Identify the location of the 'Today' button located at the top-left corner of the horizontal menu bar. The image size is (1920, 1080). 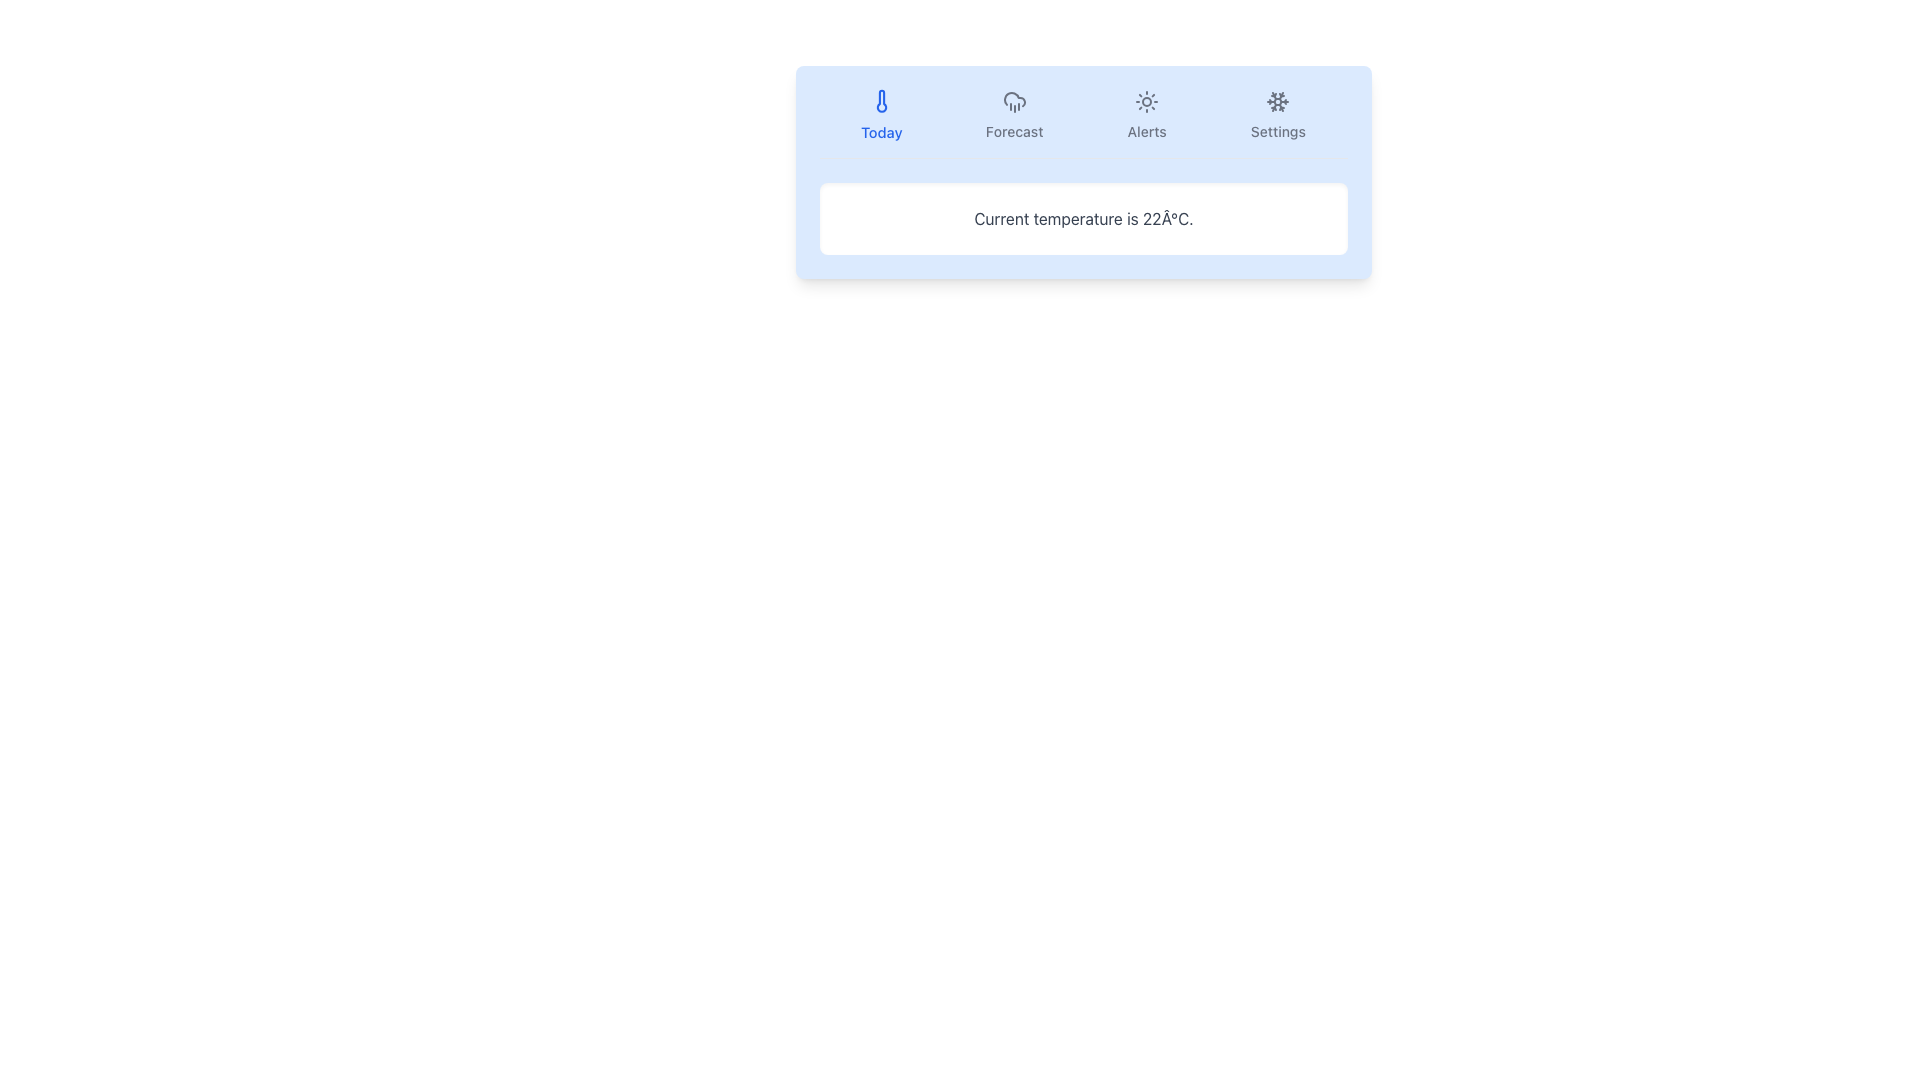
(880, 115).